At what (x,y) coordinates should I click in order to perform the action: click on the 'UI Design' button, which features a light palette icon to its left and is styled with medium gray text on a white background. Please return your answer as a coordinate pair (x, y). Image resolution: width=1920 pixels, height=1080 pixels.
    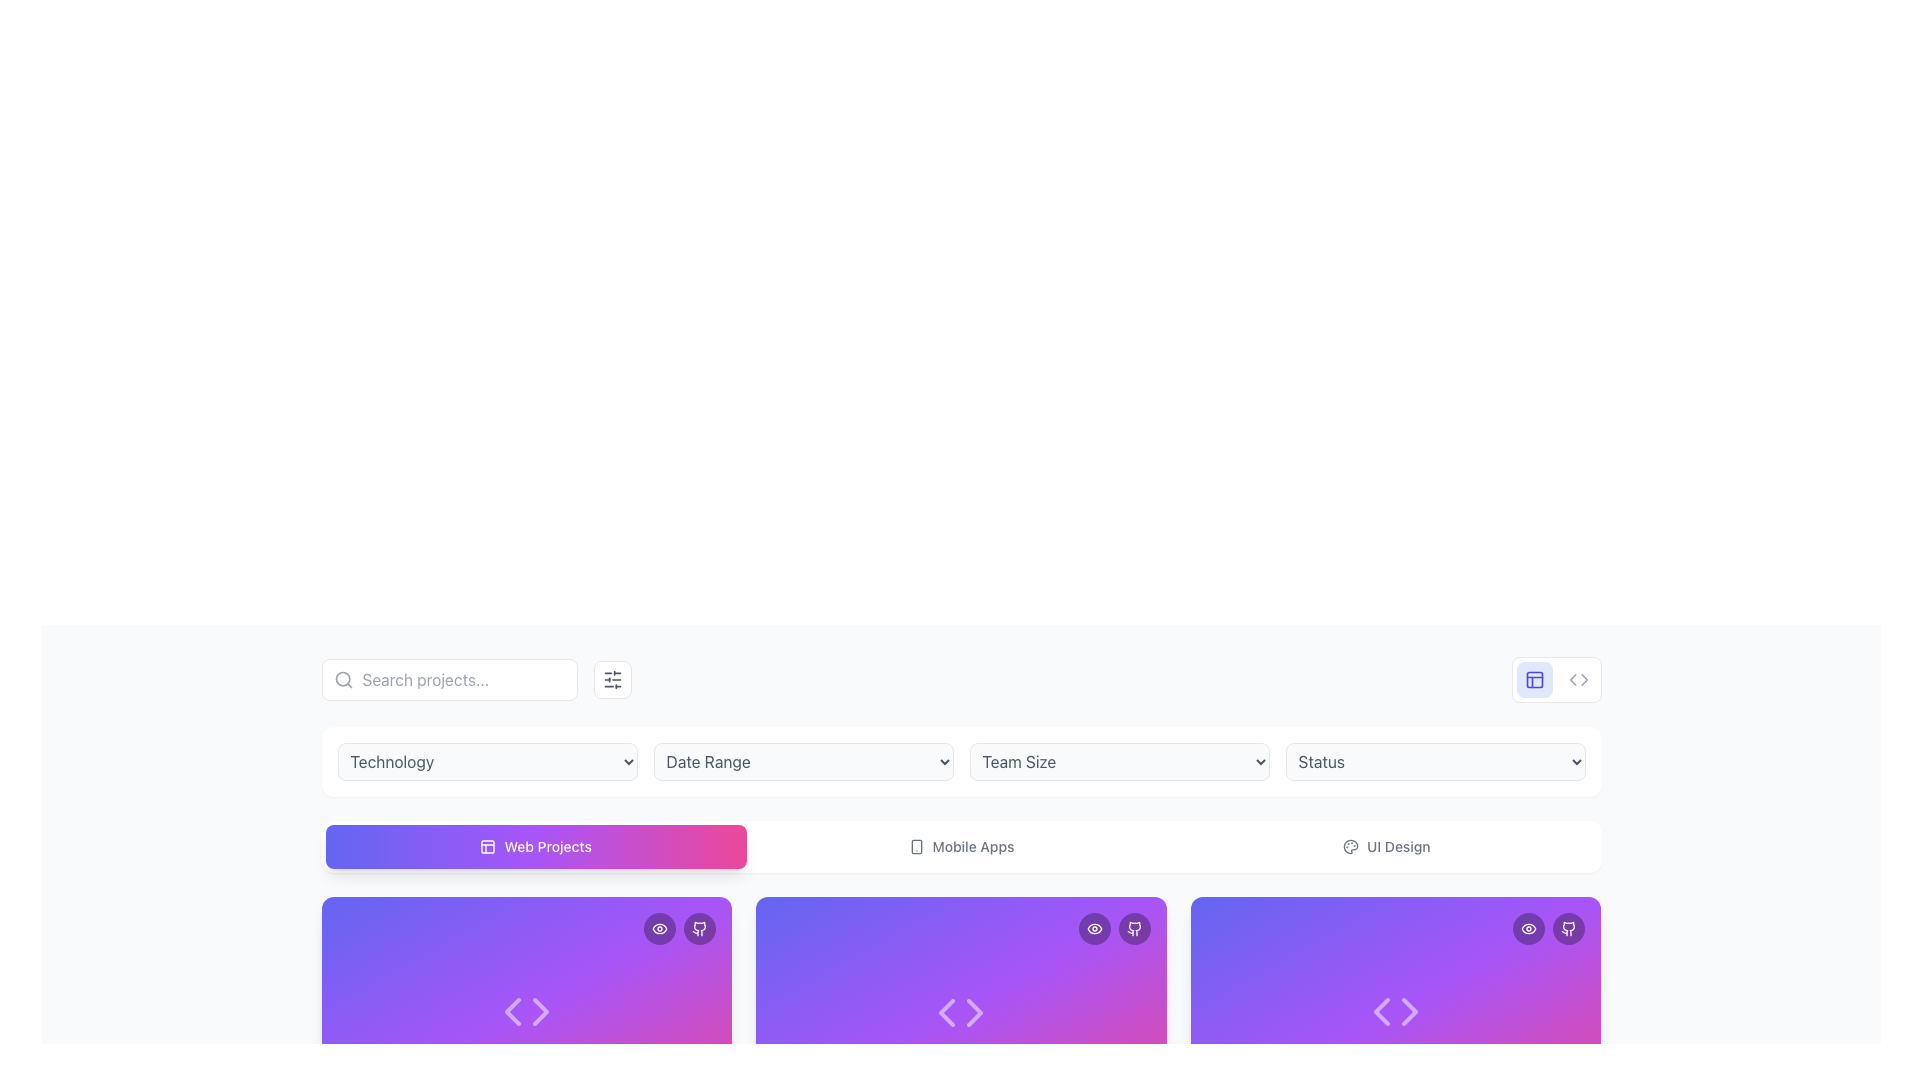
    Looking at the image, I should click on (1385, 847).